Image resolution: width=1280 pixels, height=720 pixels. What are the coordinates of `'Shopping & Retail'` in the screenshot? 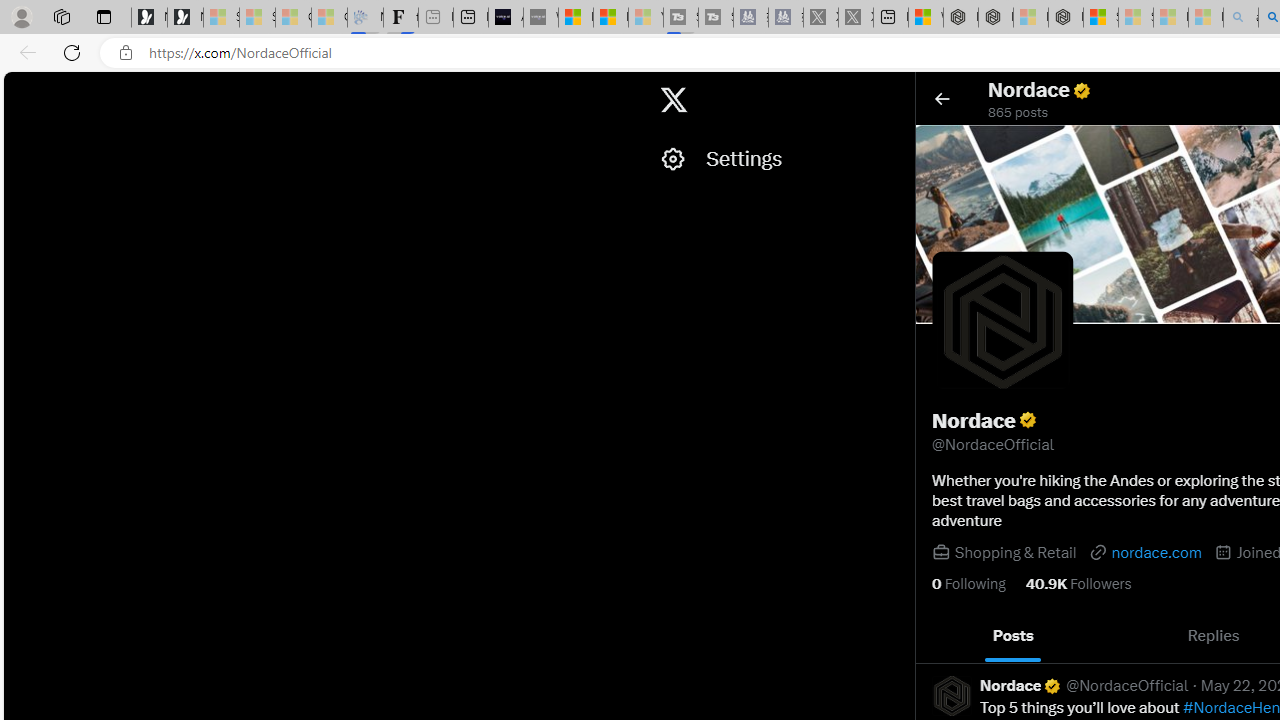 It's located at (1015, 552).